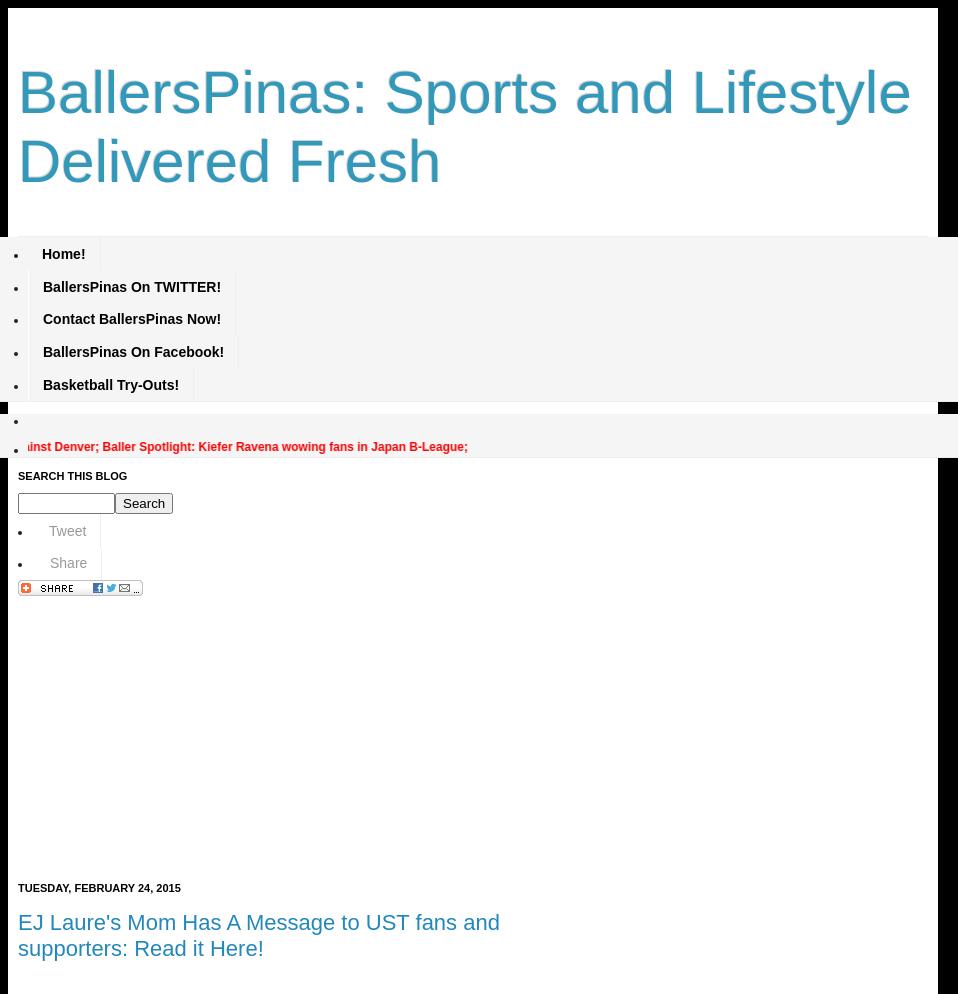 This screenshot has width=958, height=994. I want to click on 'EJ Laure's Mom Has A Message to UST fans and supporters: Read it Here!', so click(17, 935).